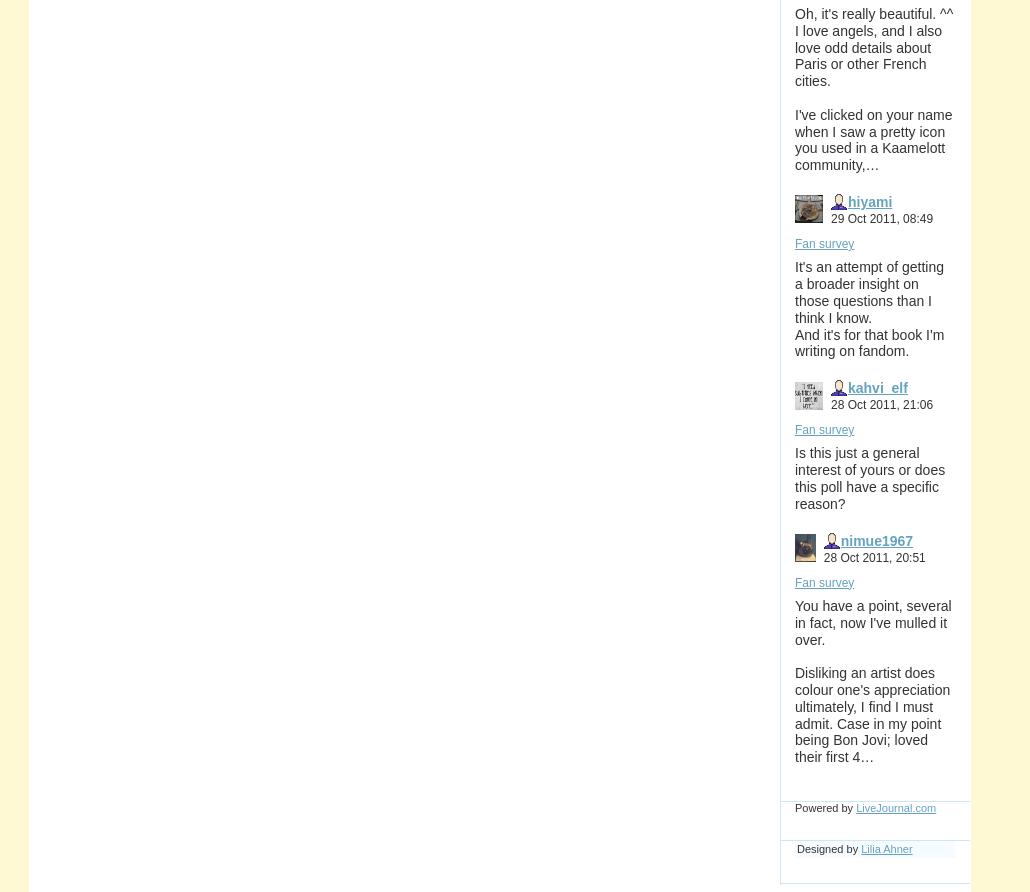 Image resolution: width=1030 pixels, height=892 pixels. What do you see at coordinates (830, 217) in the screenshot?
I see `'29 Oct 2011, 08:49'` at bounding box center [830, 217].